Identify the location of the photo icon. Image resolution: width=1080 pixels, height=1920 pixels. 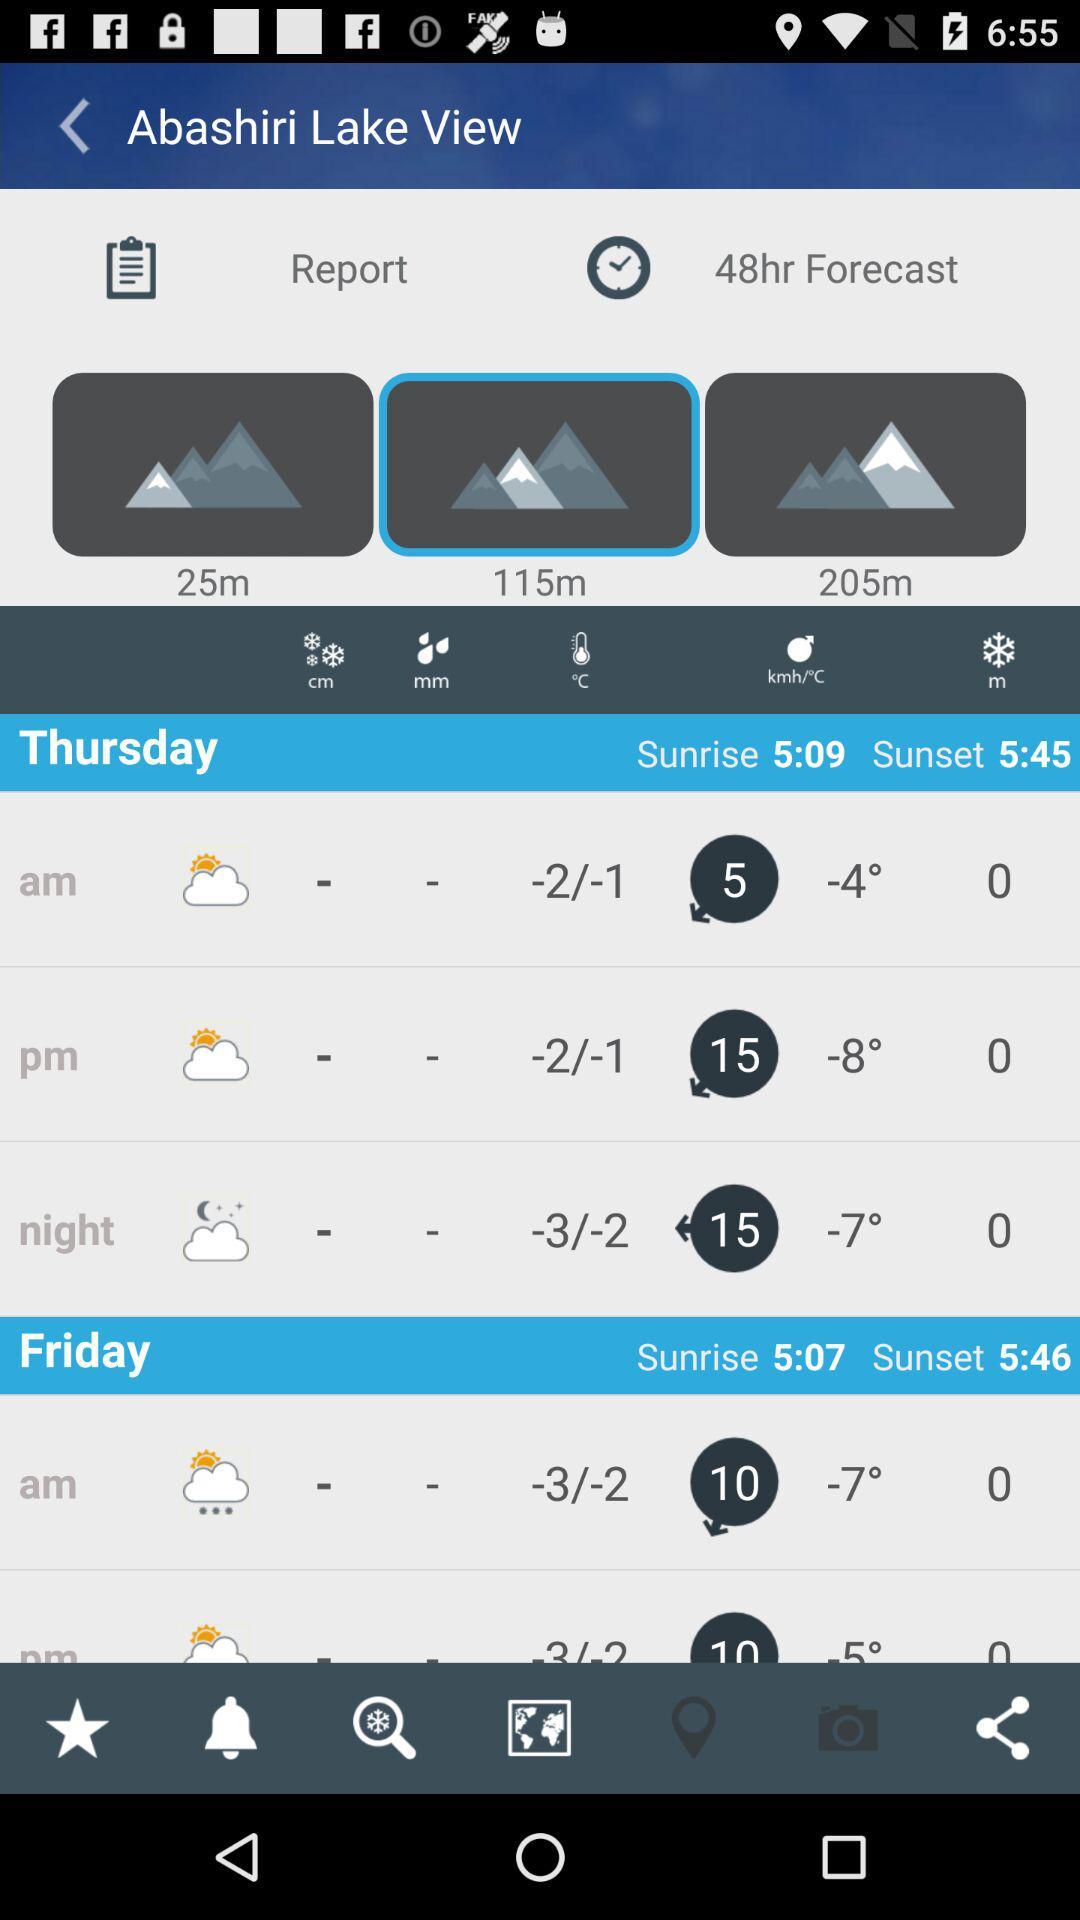
(848, 1848).